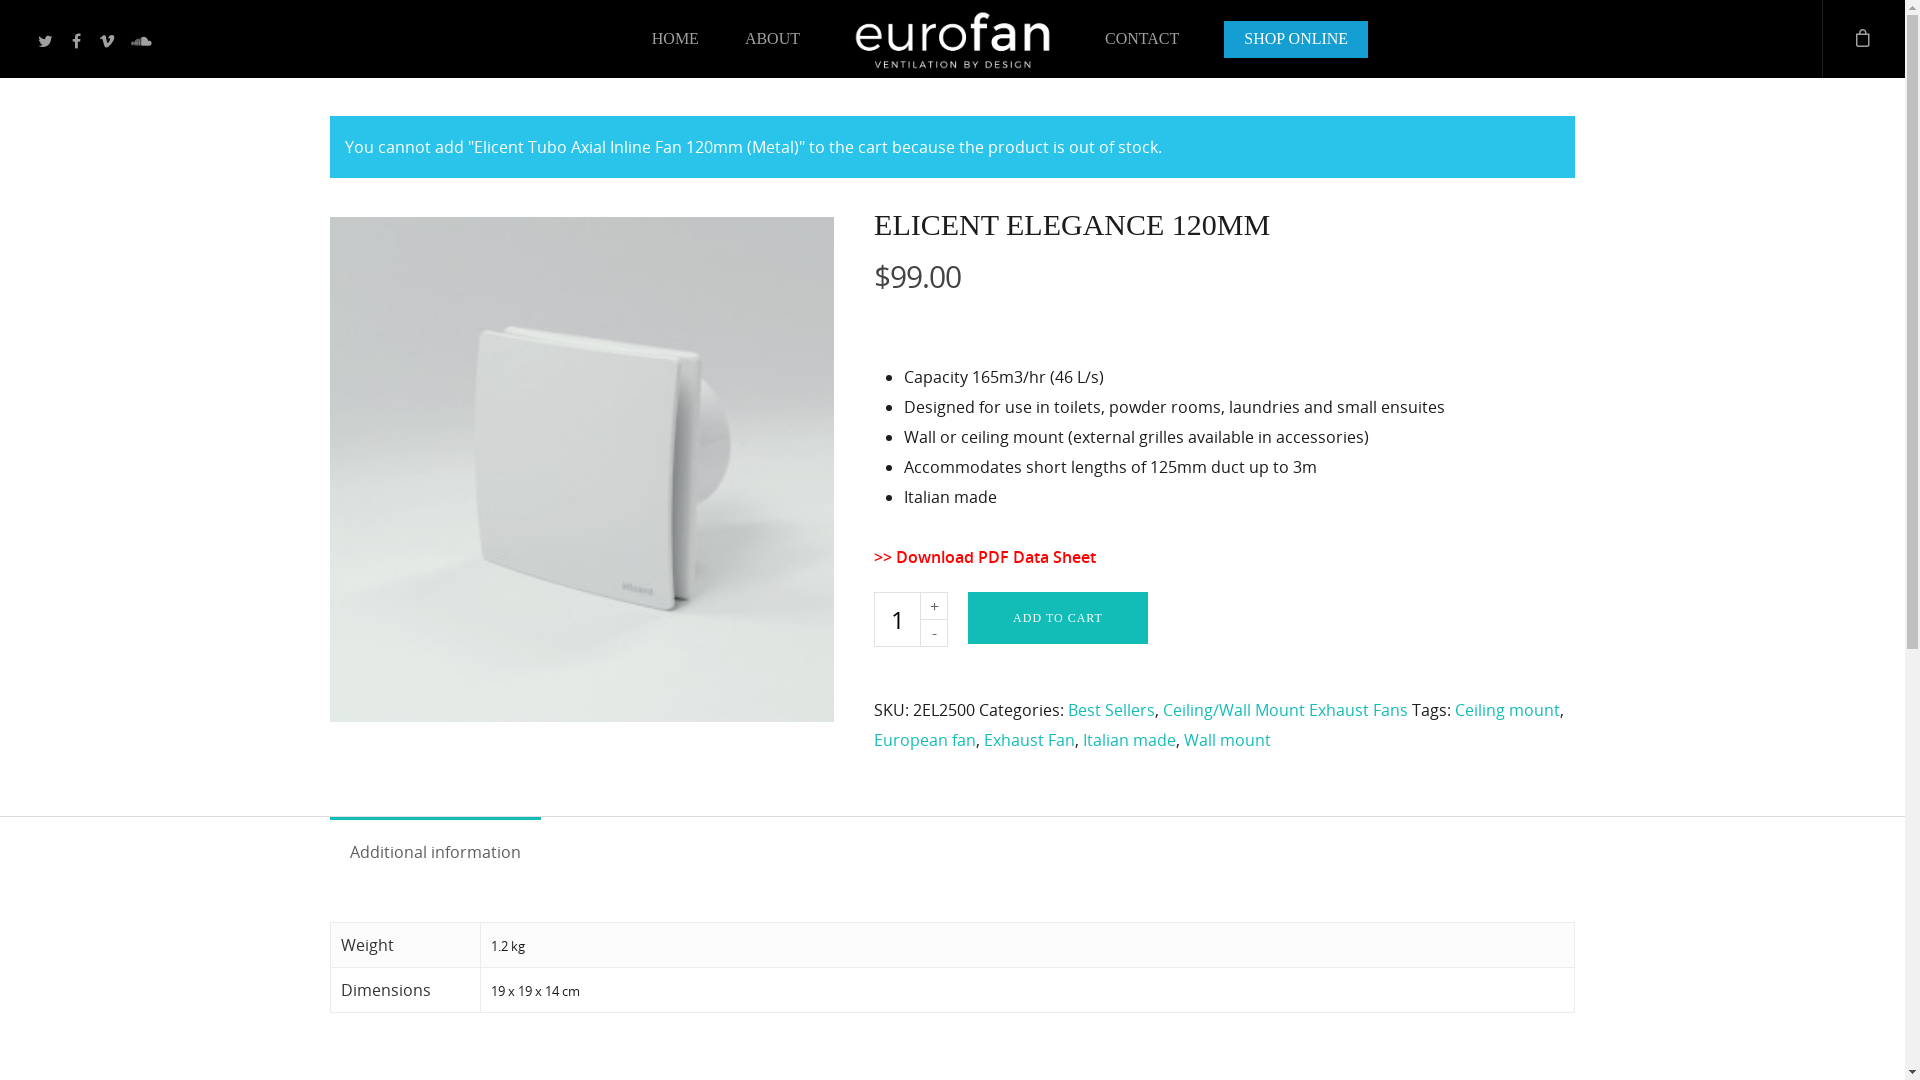  What do you see at coordinates (924, 740) in the screenshot?
I see `'European fan'` at bounding box center [924, 740].